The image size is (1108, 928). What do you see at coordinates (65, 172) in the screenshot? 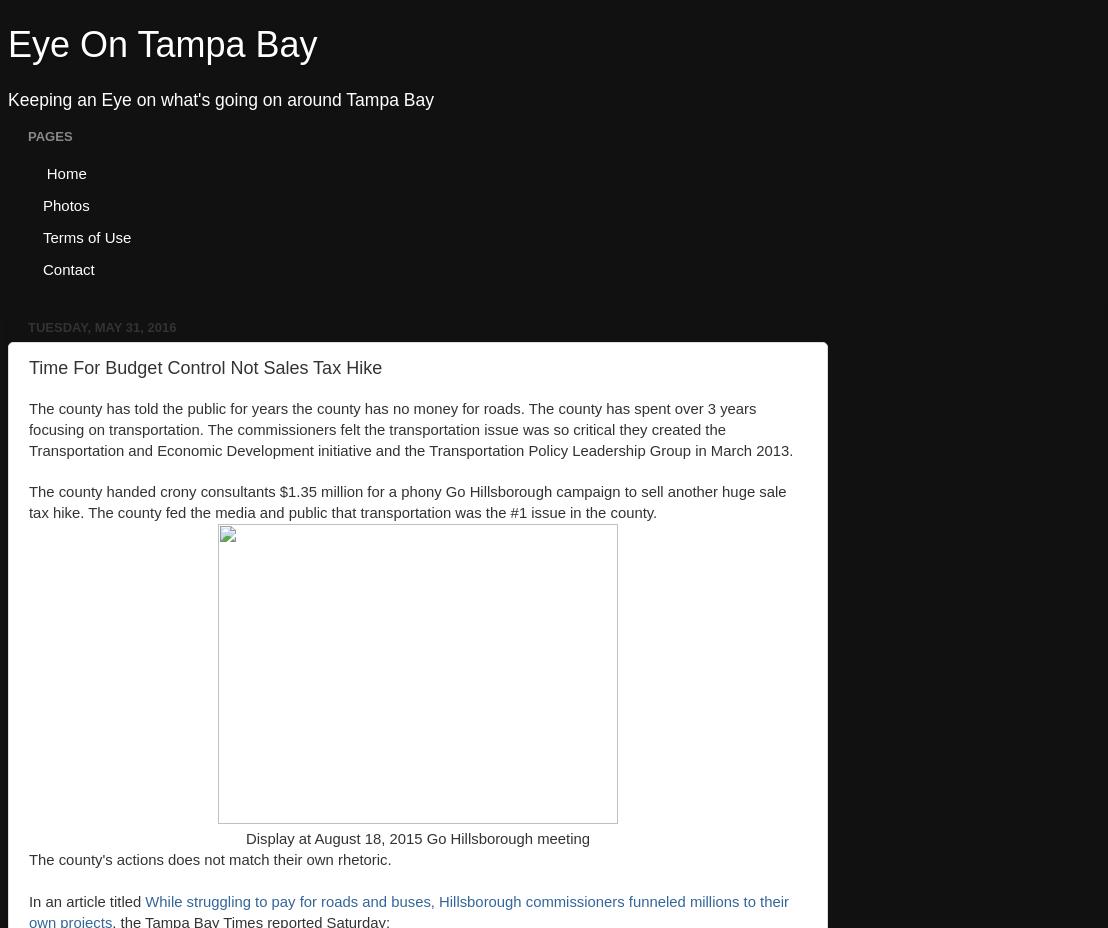
I see `'Home'` at bounding box center [65, 172].